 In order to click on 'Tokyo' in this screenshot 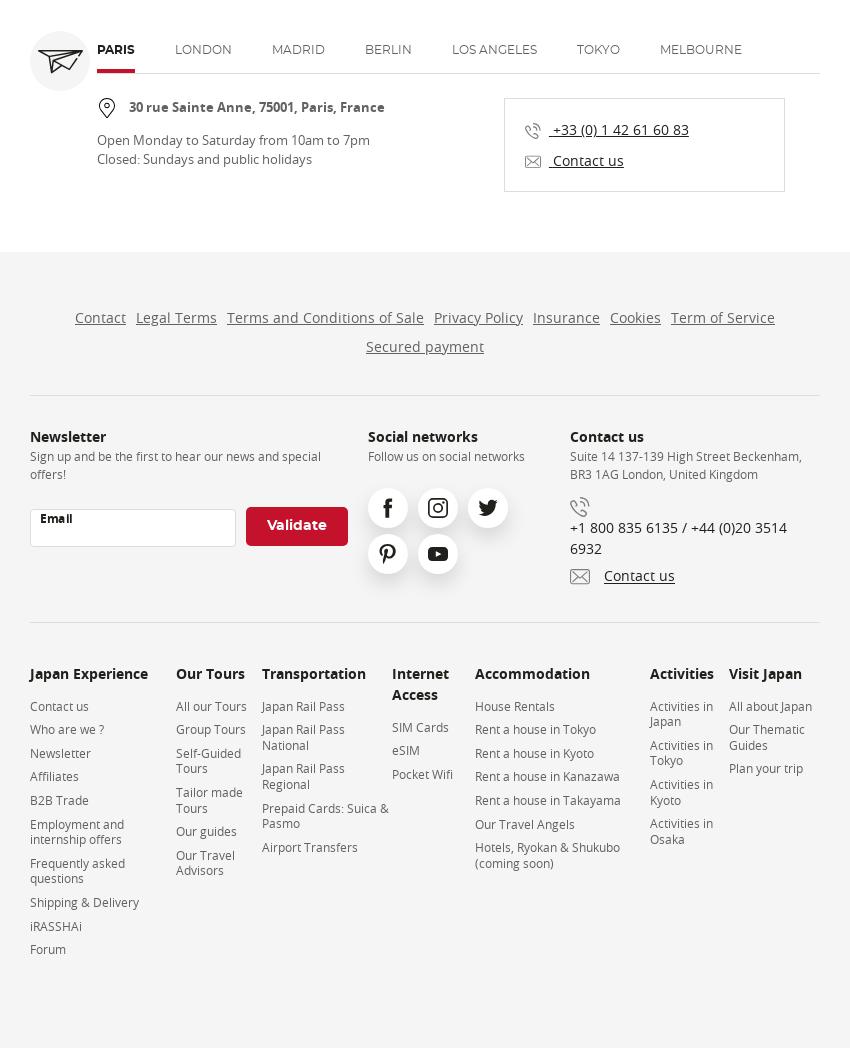, I will do `click(597, 49)`.